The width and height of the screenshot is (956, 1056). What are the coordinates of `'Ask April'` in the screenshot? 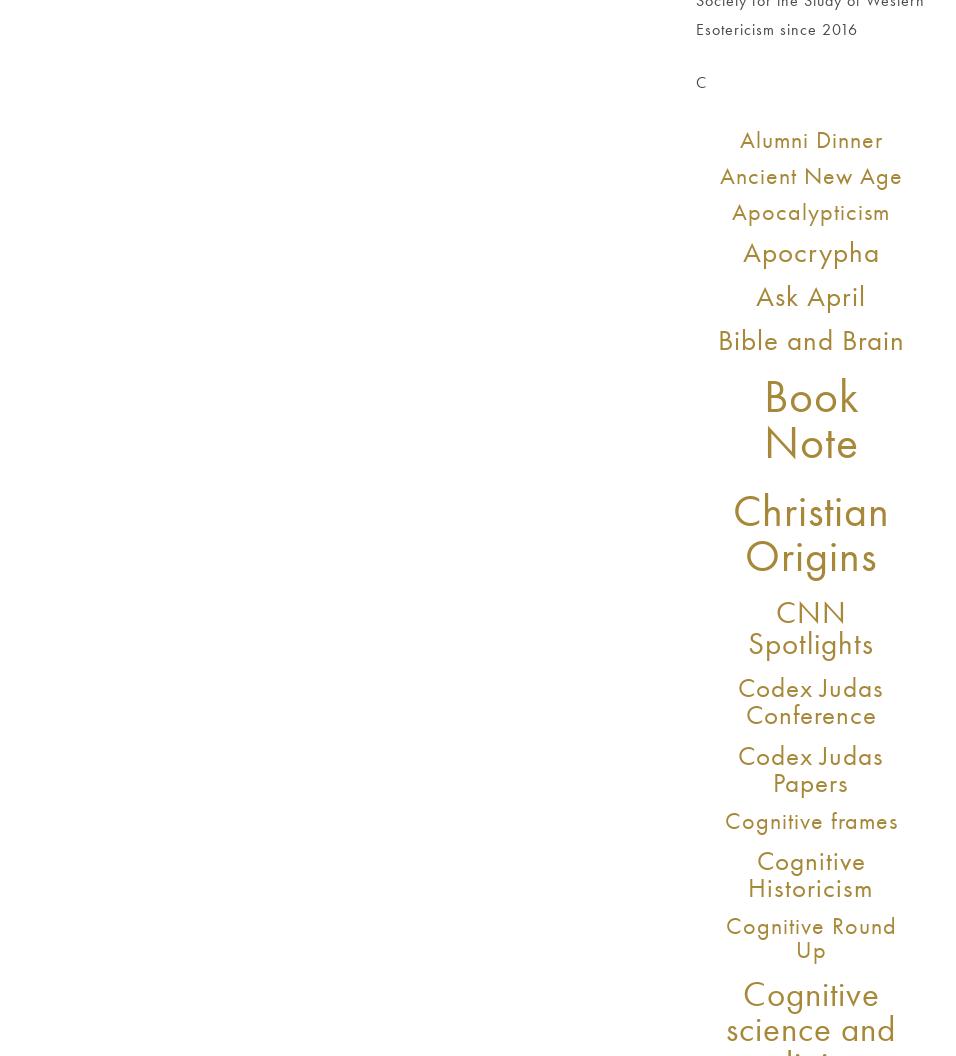 It's located at (809, 295).